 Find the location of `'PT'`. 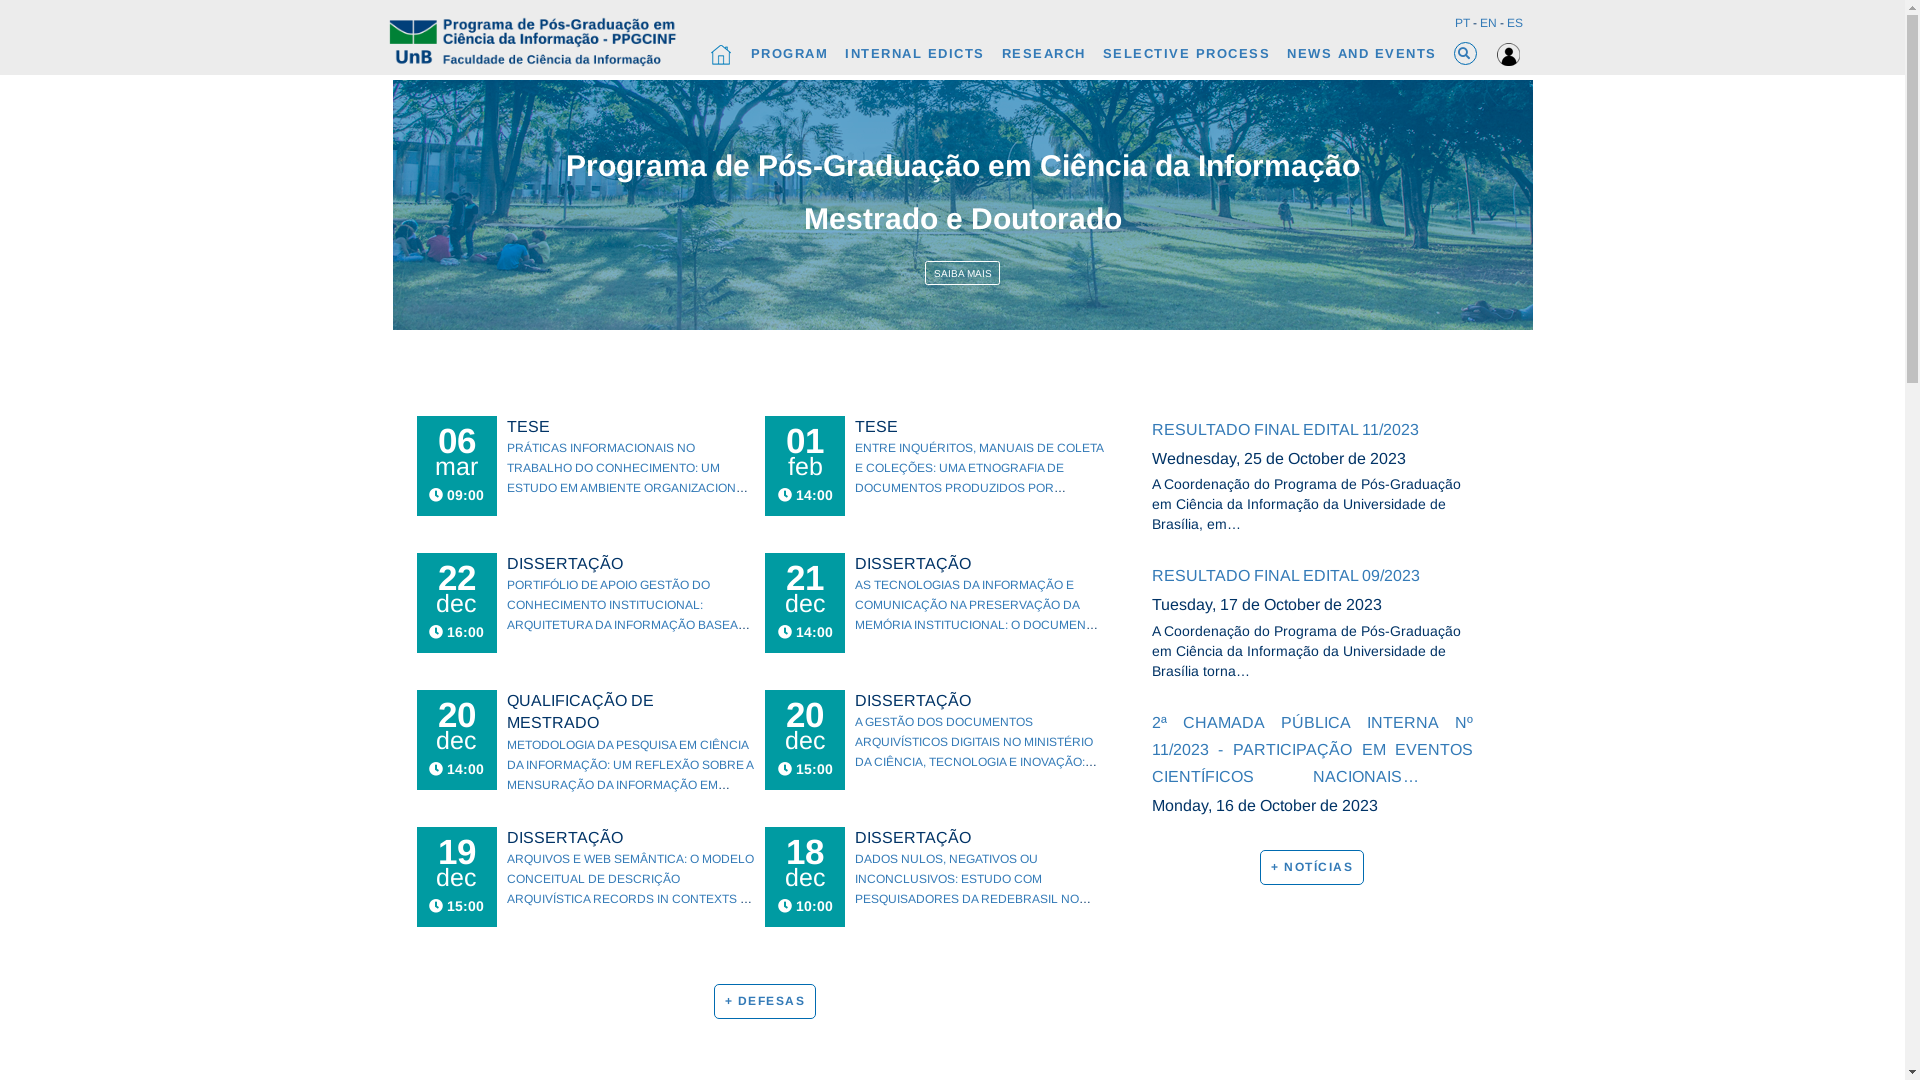

'PT' is located at coordinates (1461, 23).